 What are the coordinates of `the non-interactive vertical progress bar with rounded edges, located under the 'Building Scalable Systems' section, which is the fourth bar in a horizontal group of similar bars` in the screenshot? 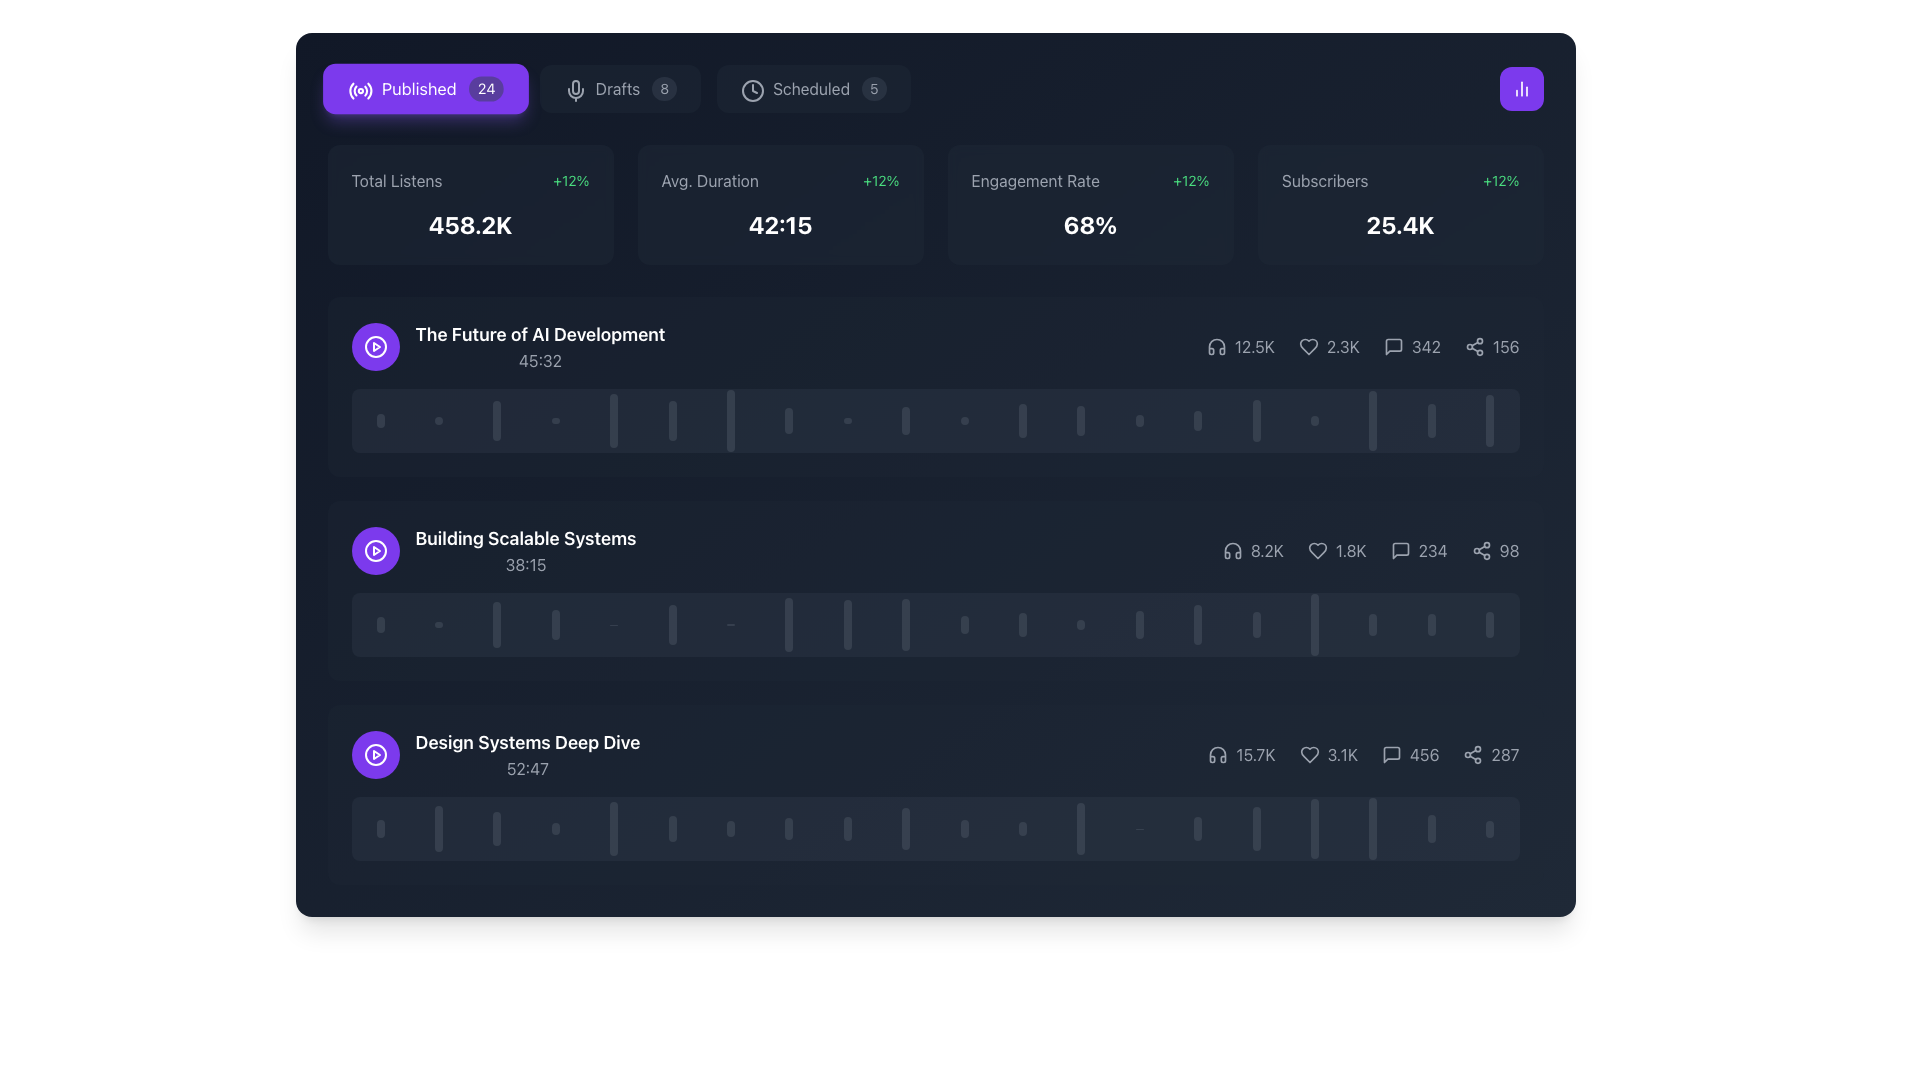 It's located at (555, 623).